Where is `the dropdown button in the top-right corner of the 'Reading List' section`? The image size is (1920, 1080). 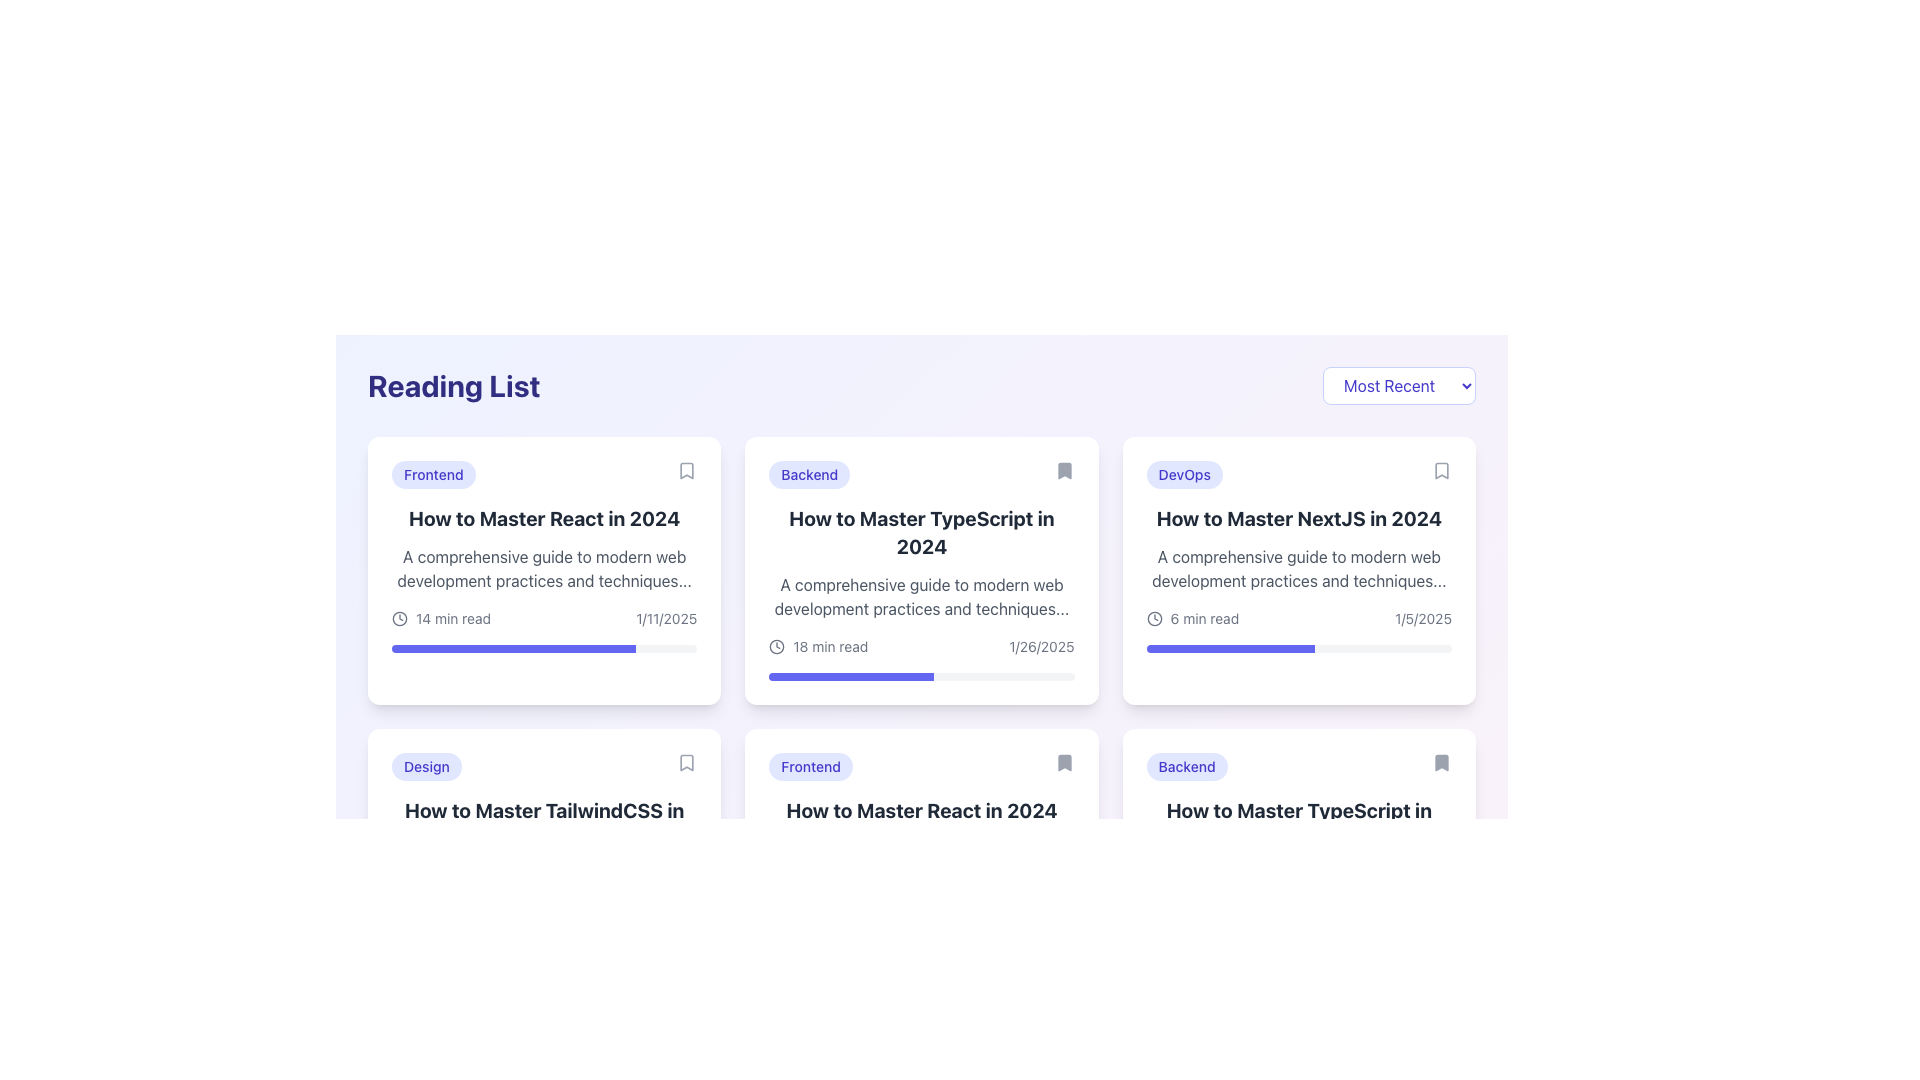
the dropdown button in the top-right corner of the 'Reading List' section is located at coordinates (1398, 385).